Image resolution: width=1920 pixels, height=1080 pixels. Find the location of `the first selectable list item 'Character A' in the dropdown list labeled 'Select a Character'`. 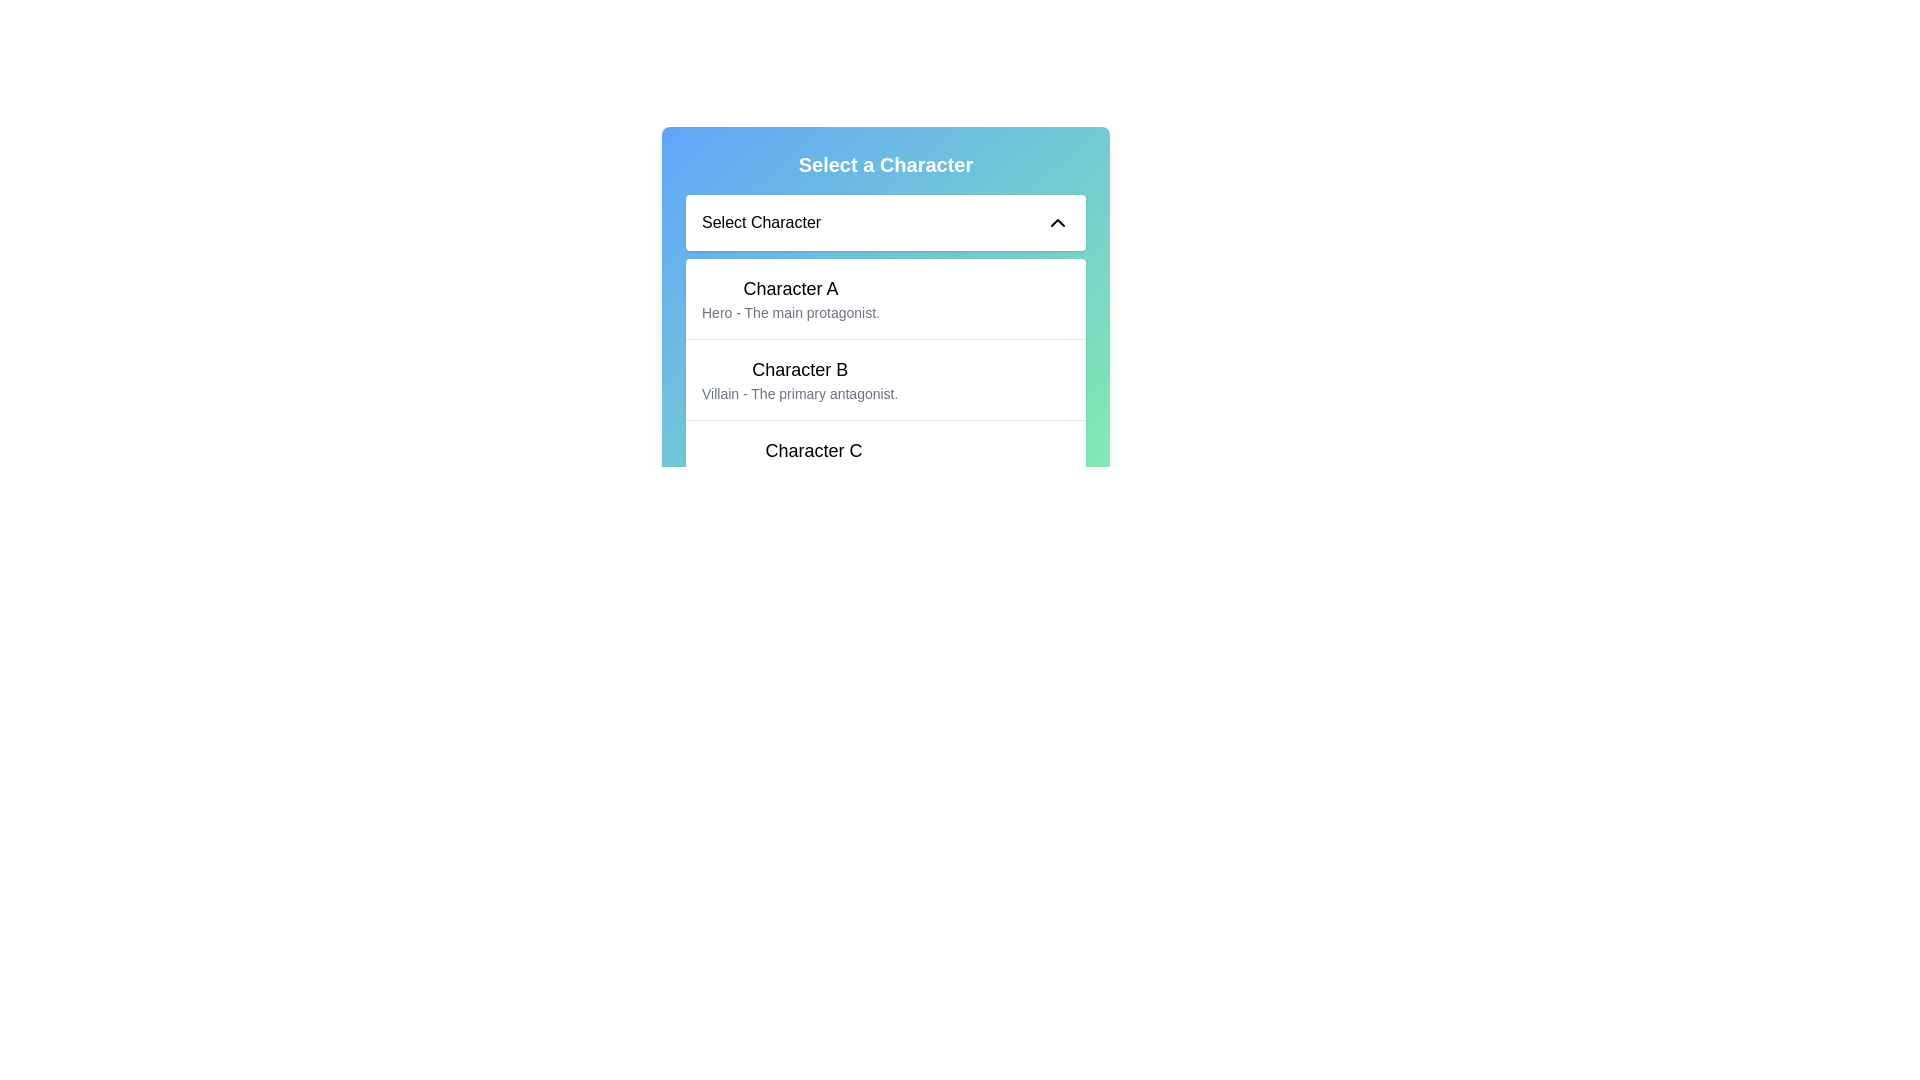

the first selectable list item 'Character A' in the dropdown list labeled 'Select a Character' is located at coordinates (885, 325).